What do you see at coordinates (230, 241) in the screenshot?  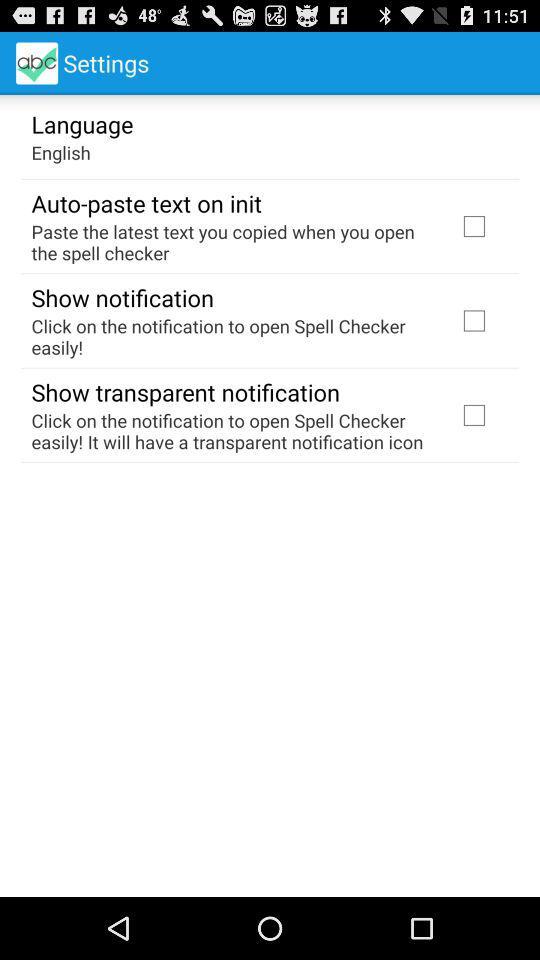 I see `item at the top` at bounding box center [230, 241].